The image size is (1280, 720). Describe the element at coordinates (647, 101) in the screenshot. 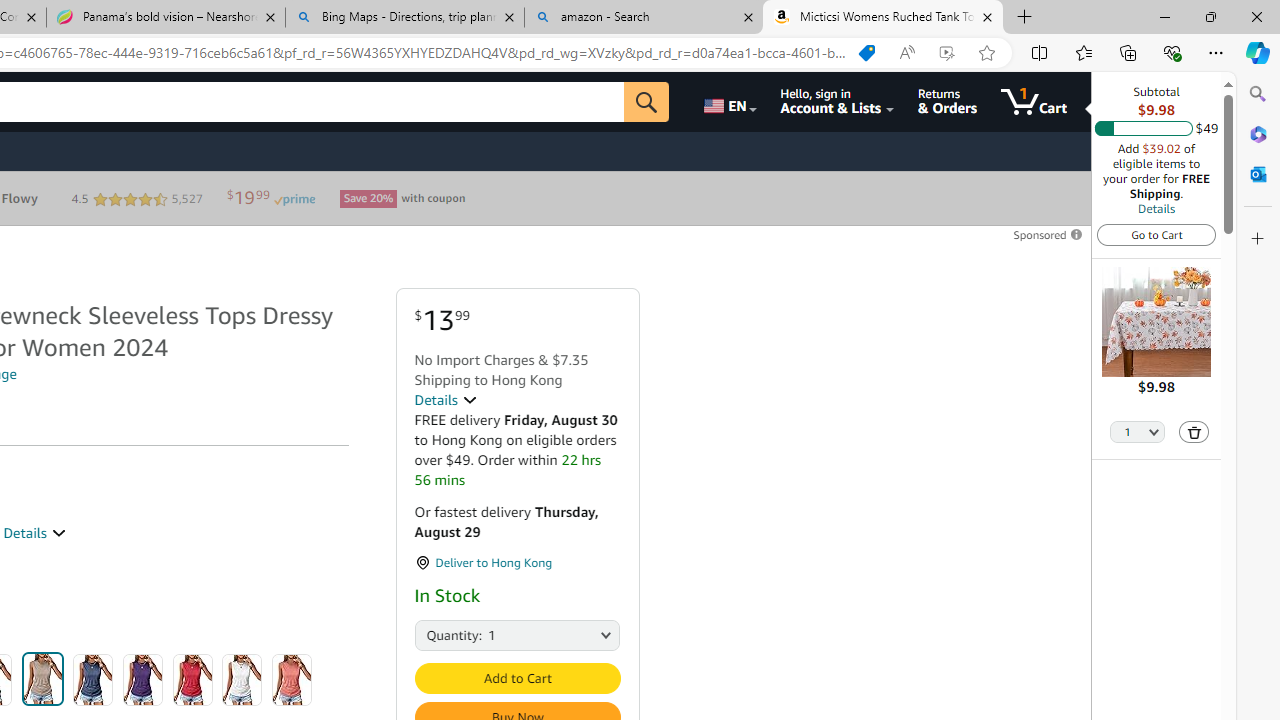

I see `'Go'` at that location.